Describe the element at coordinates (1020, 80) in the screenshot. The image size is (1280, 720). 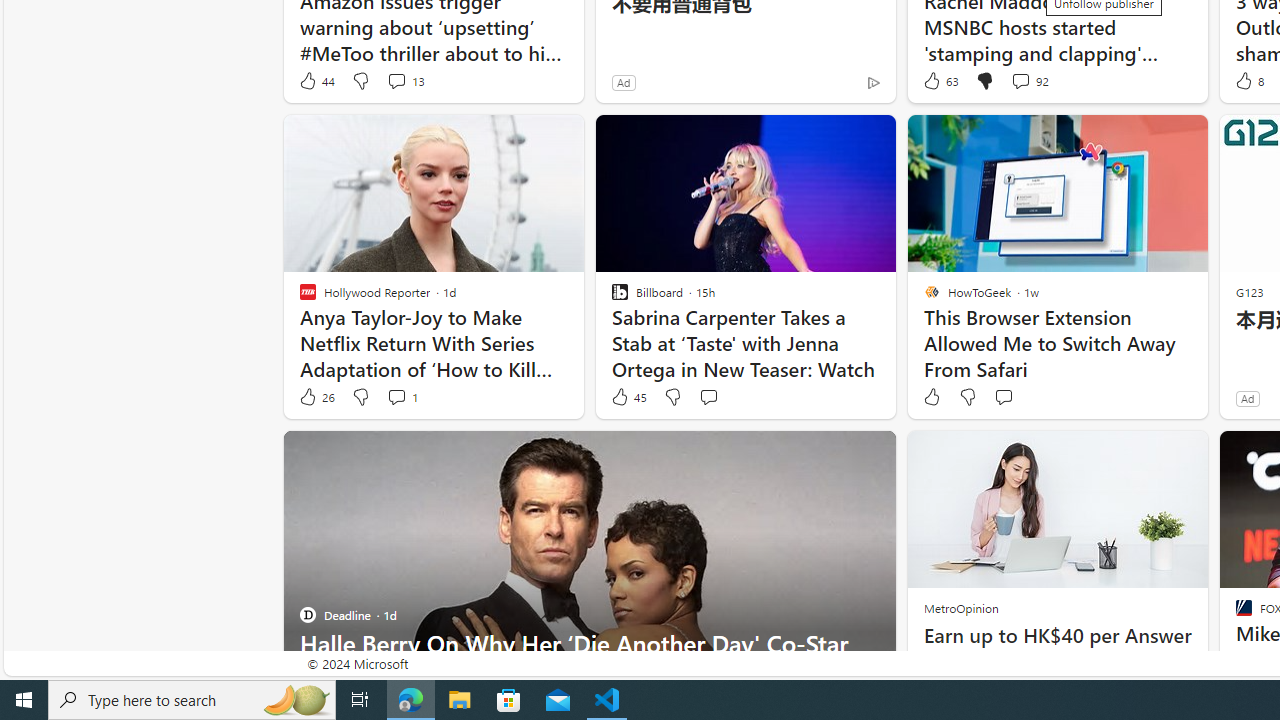
I see `'View comments 92 Comment'` at that location.